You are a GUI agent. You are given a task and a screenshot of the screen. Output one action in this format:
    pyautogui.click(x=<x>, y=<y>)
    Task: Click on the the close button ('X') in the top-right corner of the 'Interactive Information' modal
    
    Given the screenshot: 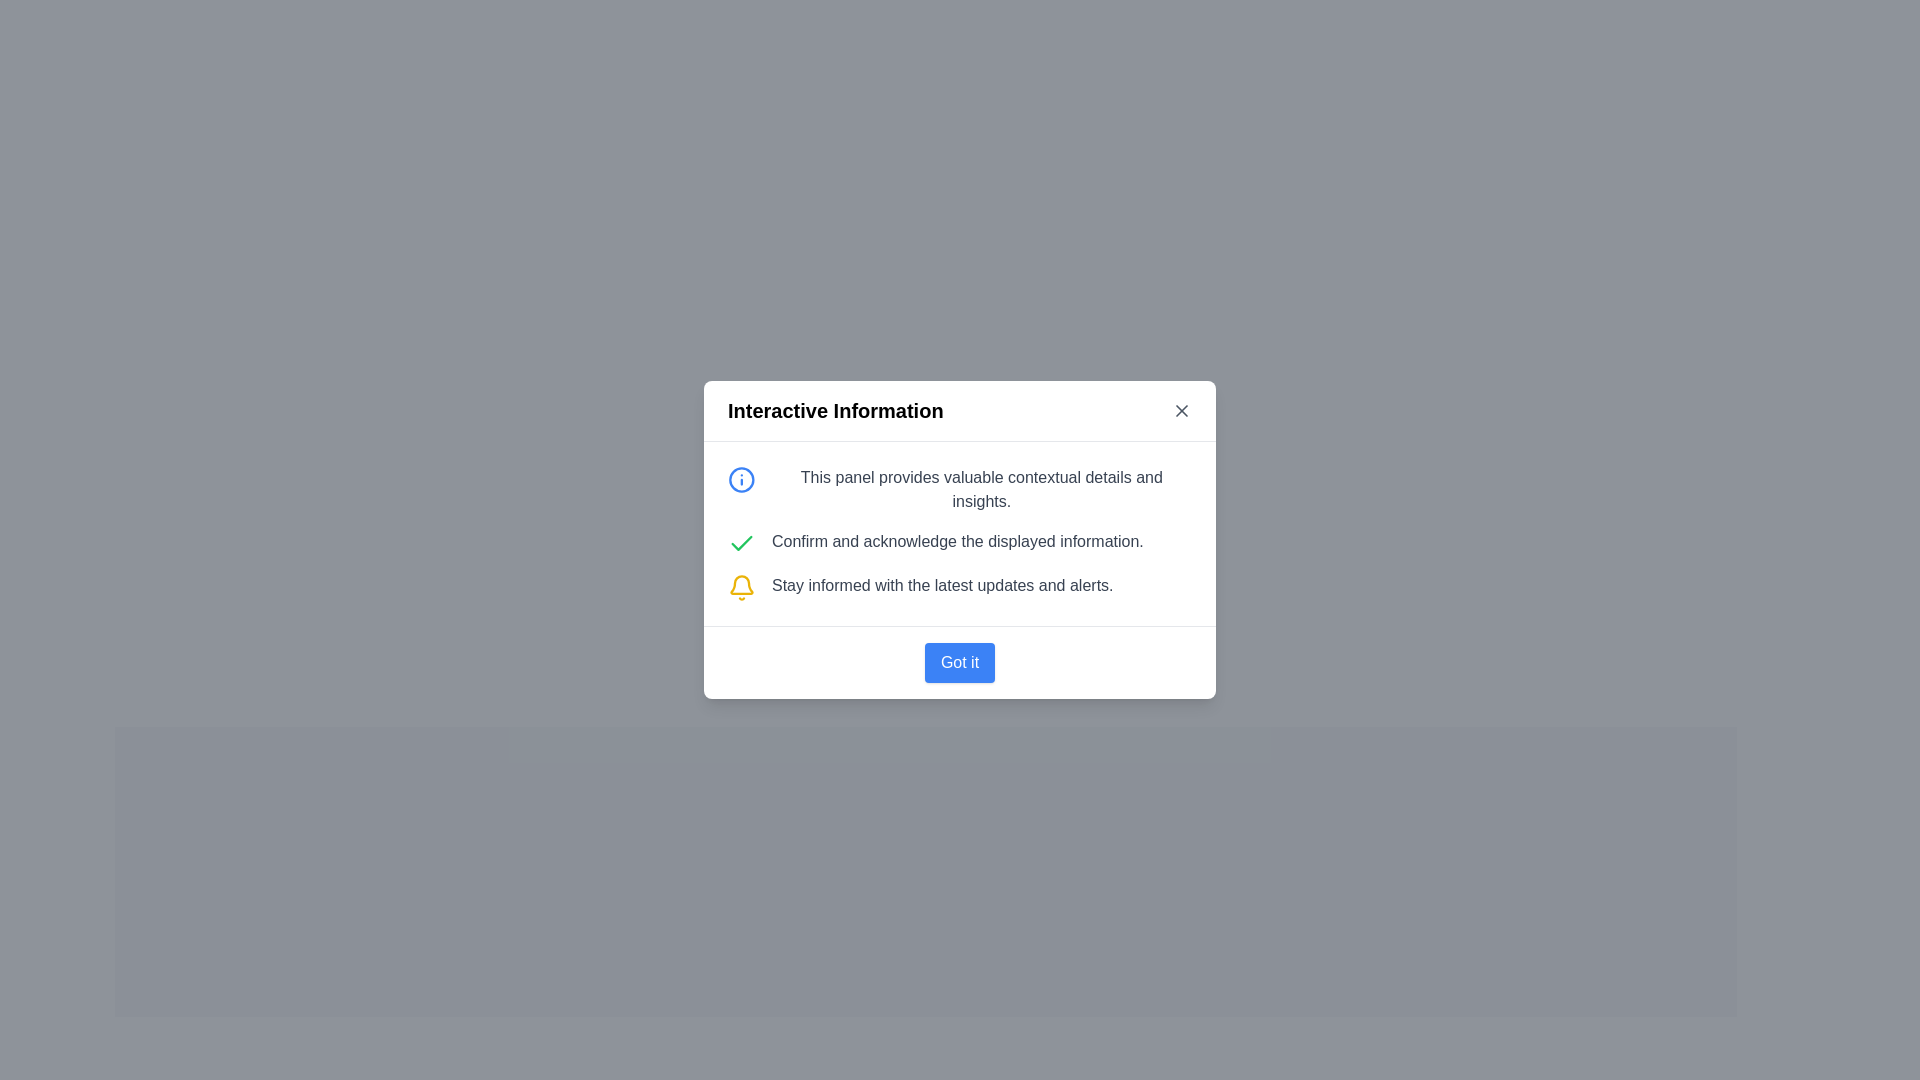 What is the action you would take?
    pyautogui.click(x=1181, y=410)
    